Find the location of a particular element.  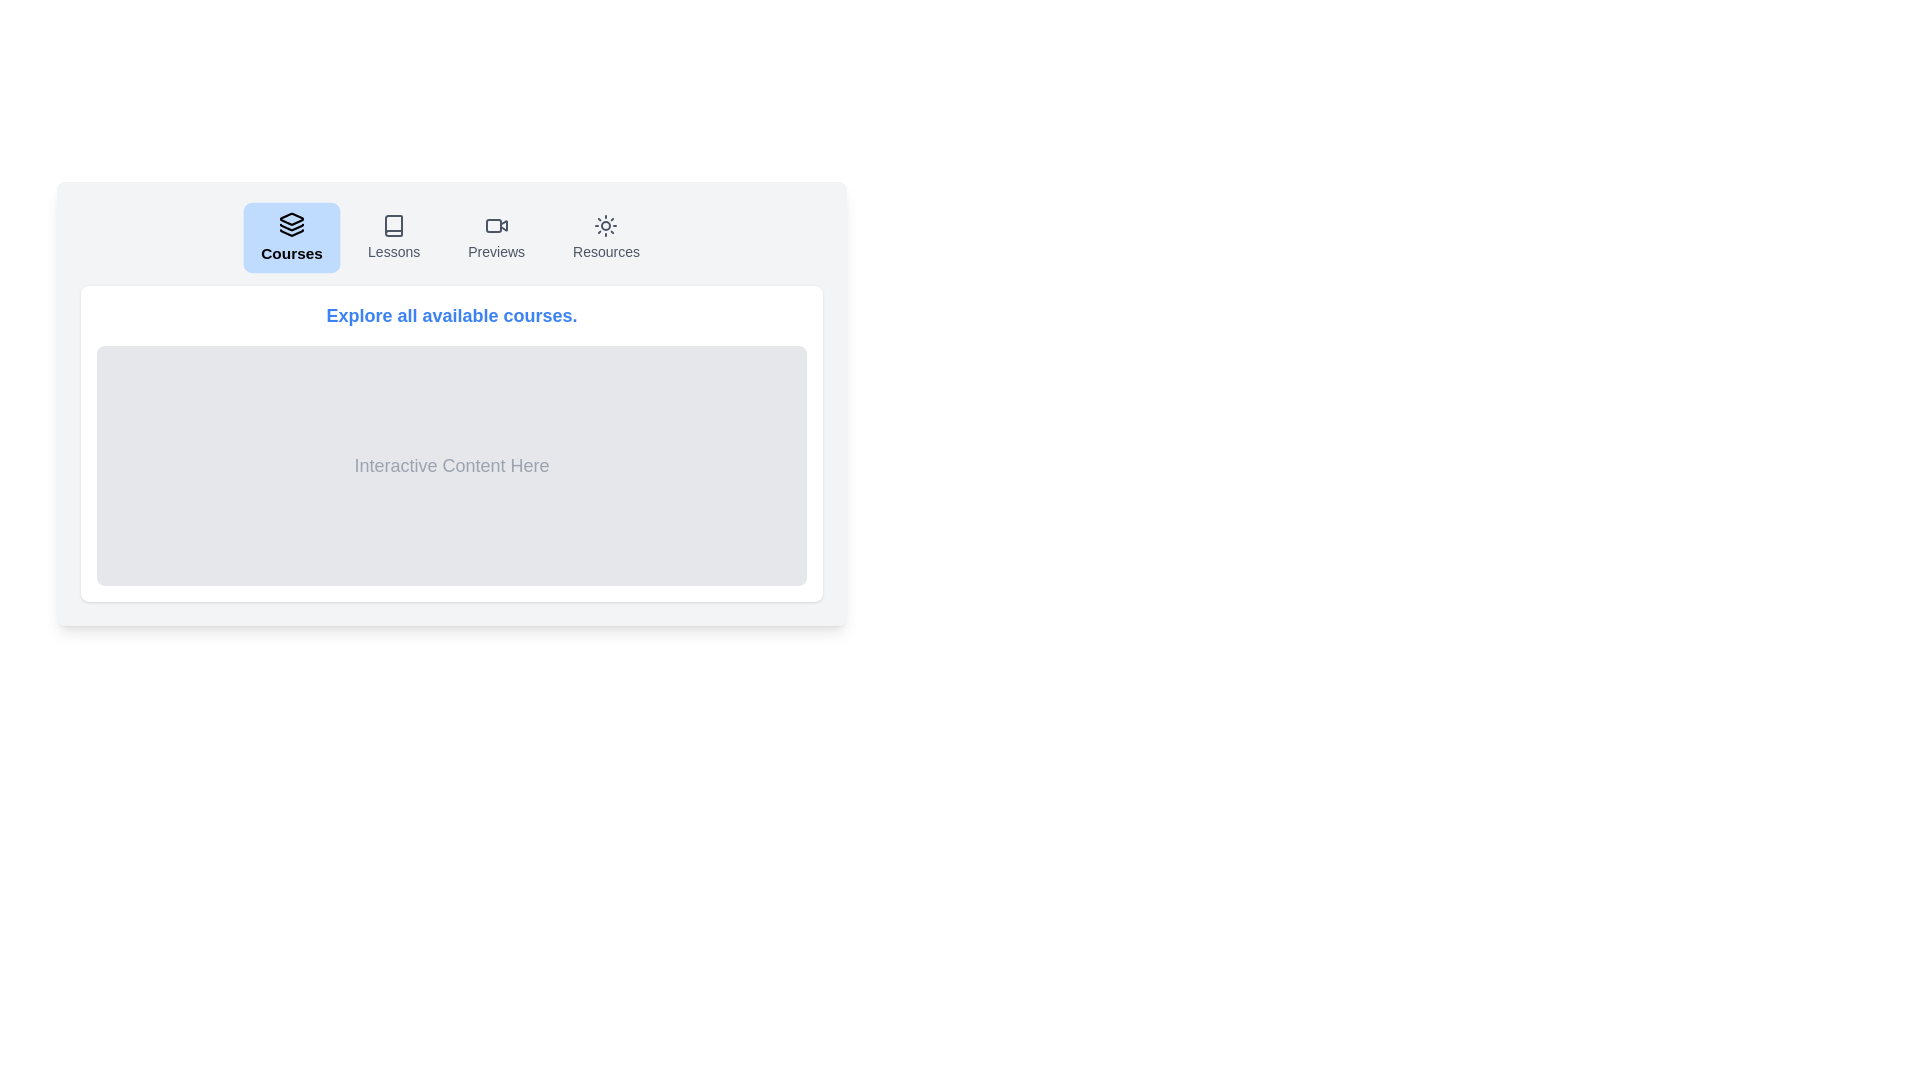

the Previews tab by clicking on its button is located at coordinates (497, 237).